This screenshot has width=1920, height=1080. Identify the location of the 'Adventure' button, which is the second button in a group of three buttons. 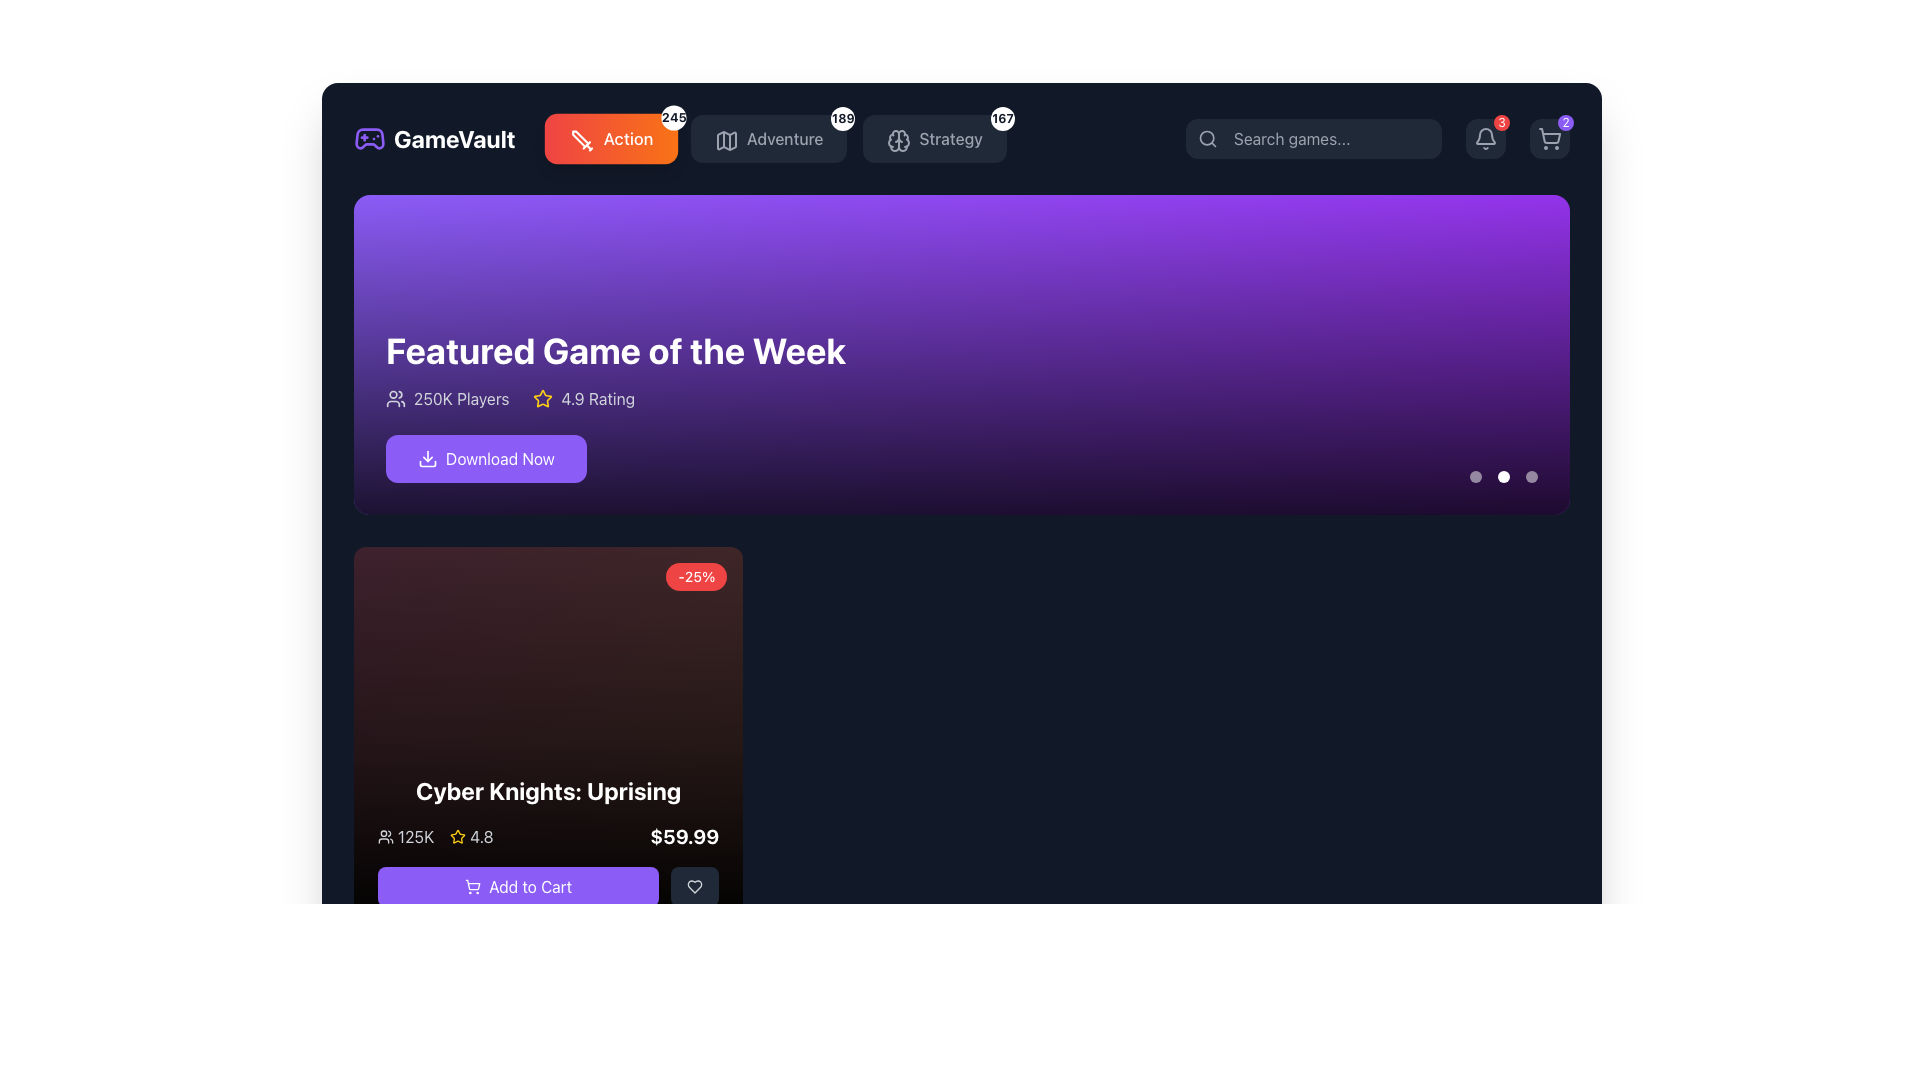
(776, 137).